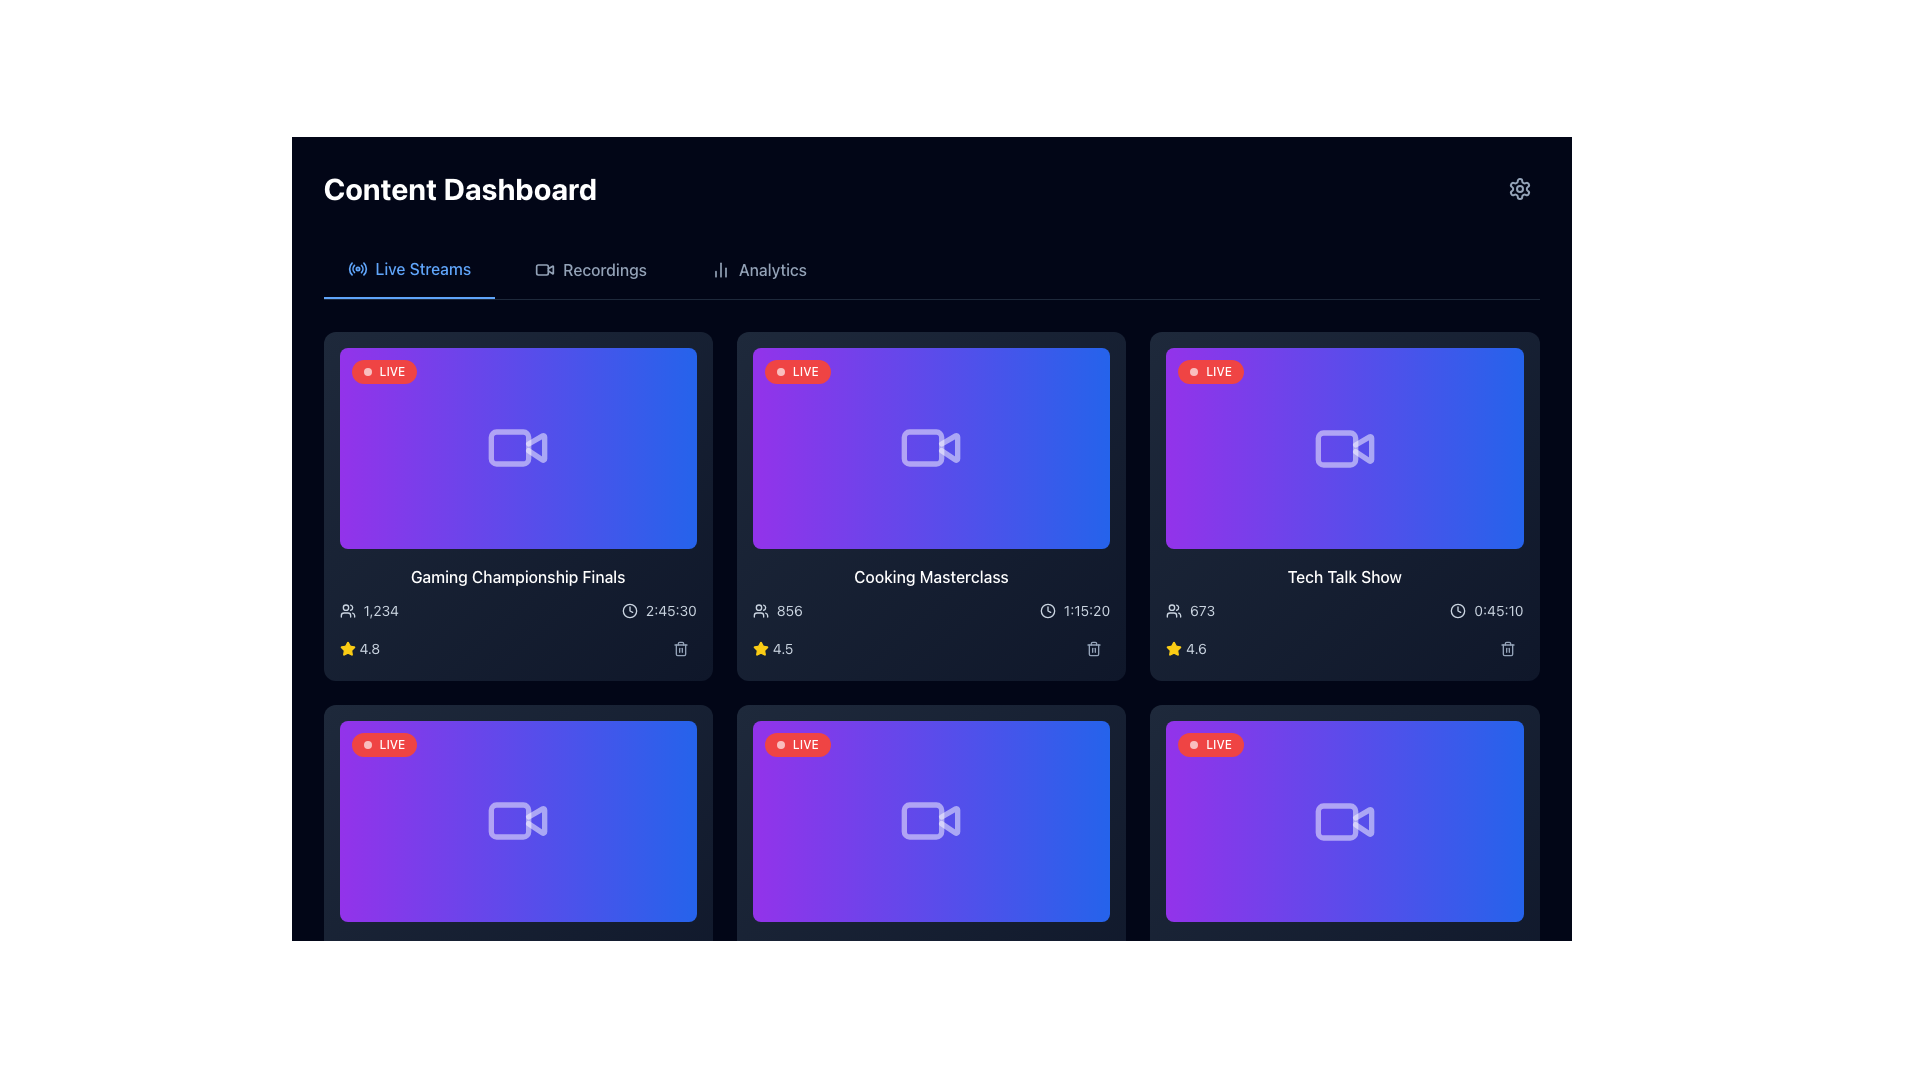 Image resolution: width=1920 pixels, height=1080 pixels. I want to click on keyboard navigation, so click(757, 270).